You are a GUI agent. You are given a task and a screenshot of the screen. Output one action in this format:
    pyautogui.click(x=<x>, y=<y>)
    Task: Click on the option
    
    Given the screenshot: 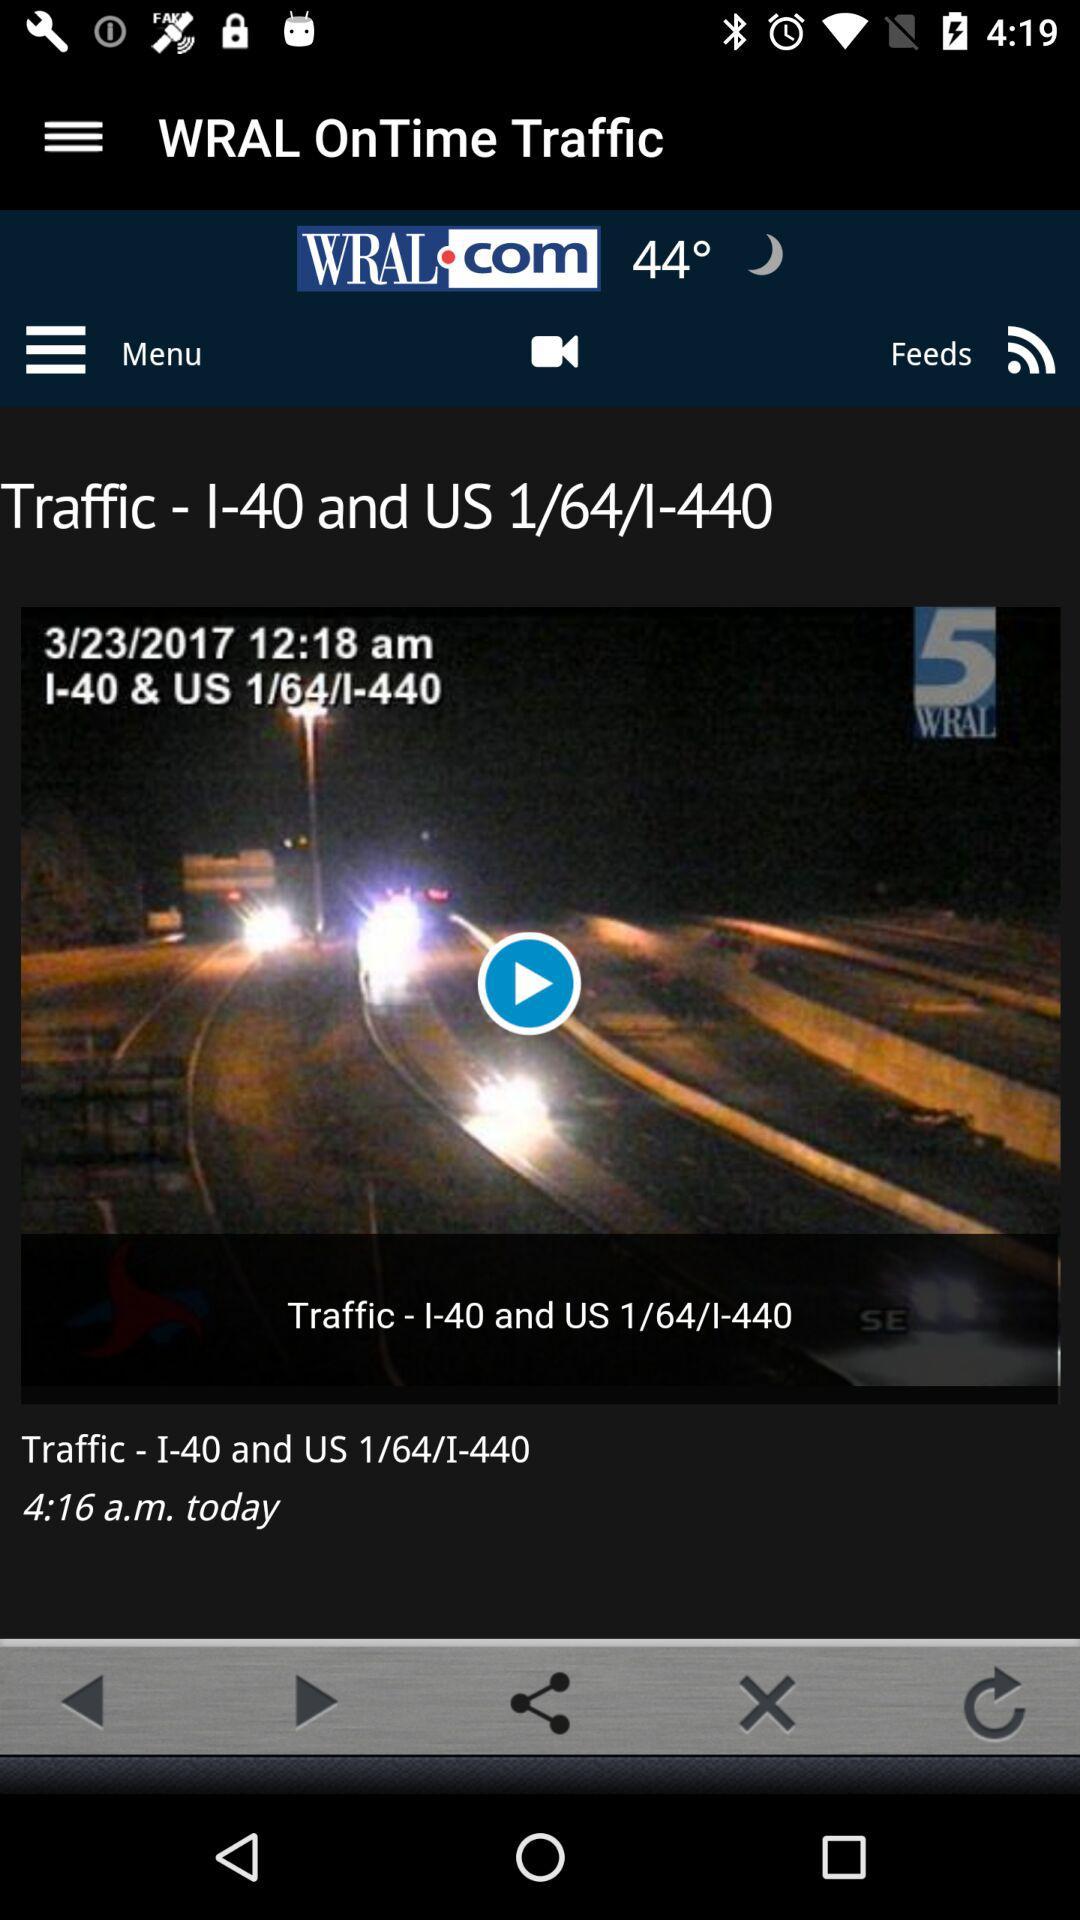 What is the action you would take?
    pyautogui.click(x=312, y=1702)
    